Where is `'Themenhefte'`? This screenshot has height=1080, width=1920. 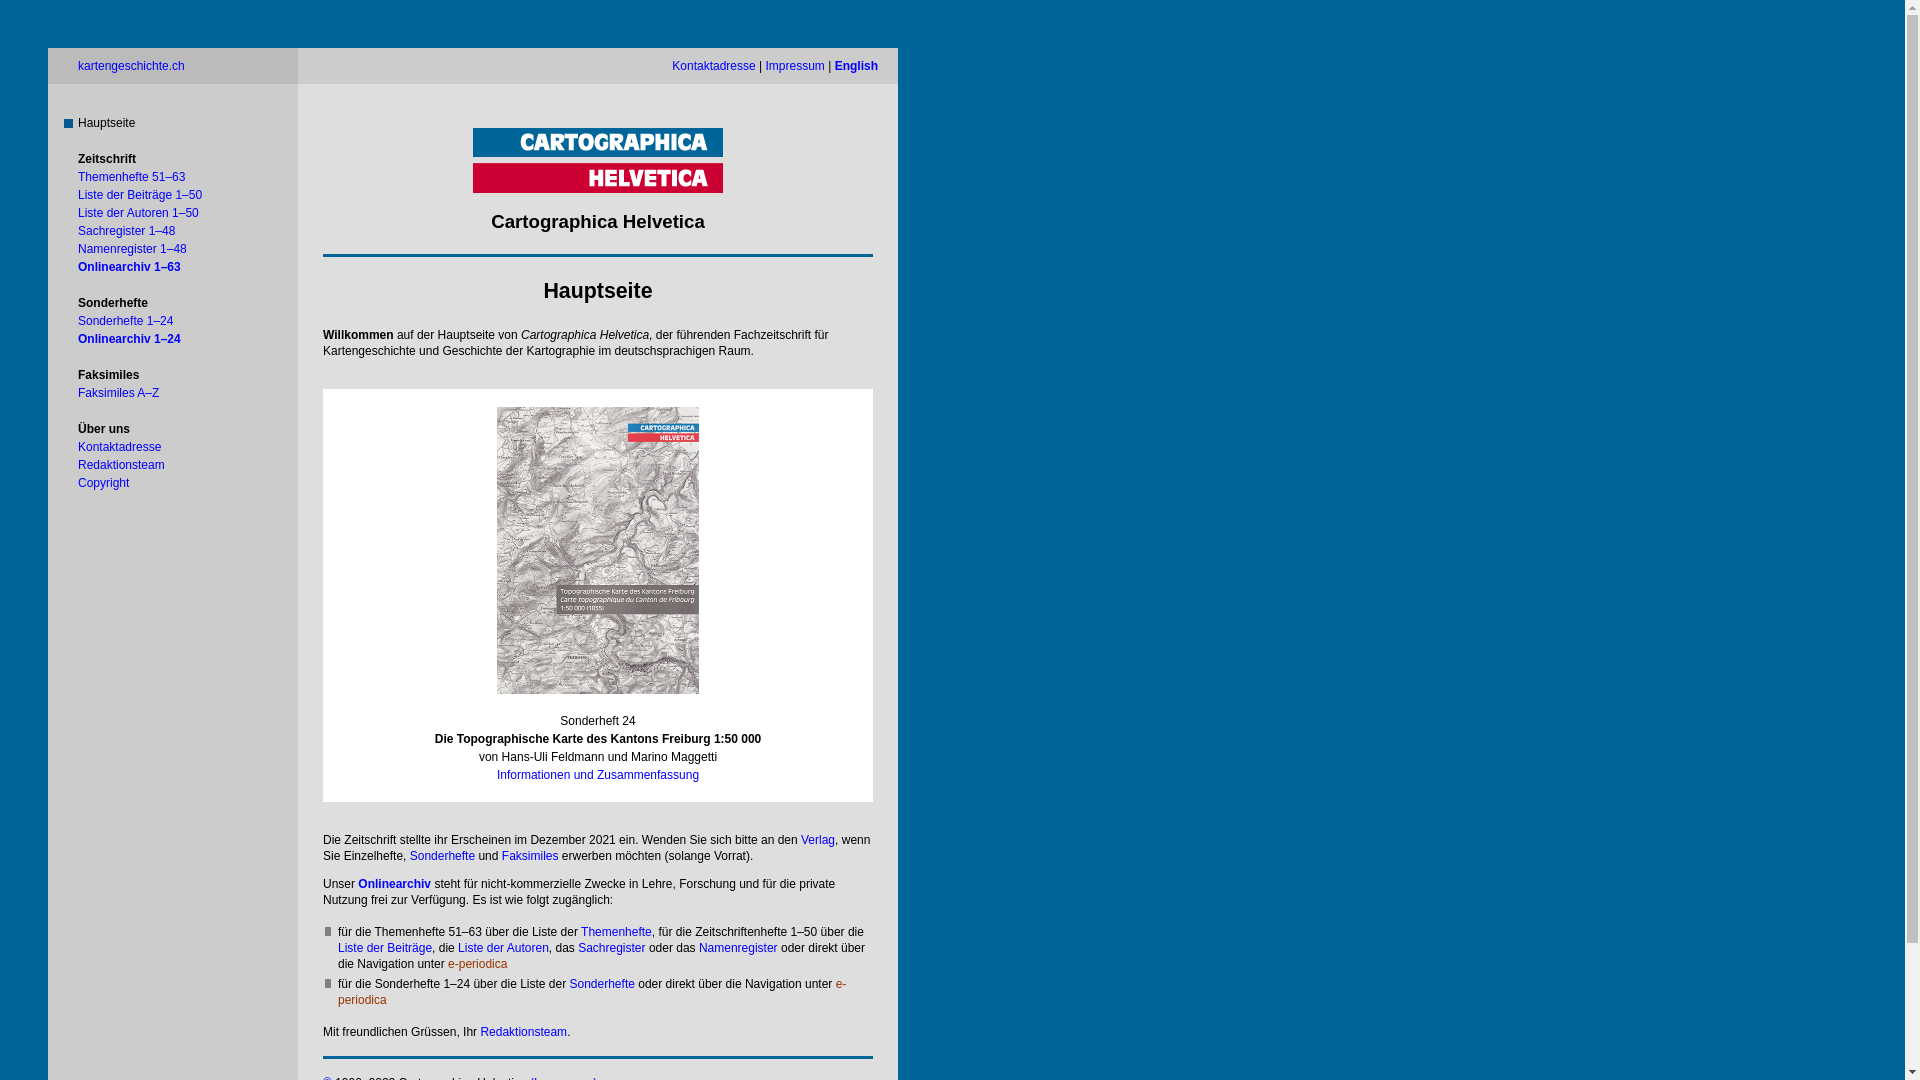 'Themenhefte' is located at coordinates (615, 932).